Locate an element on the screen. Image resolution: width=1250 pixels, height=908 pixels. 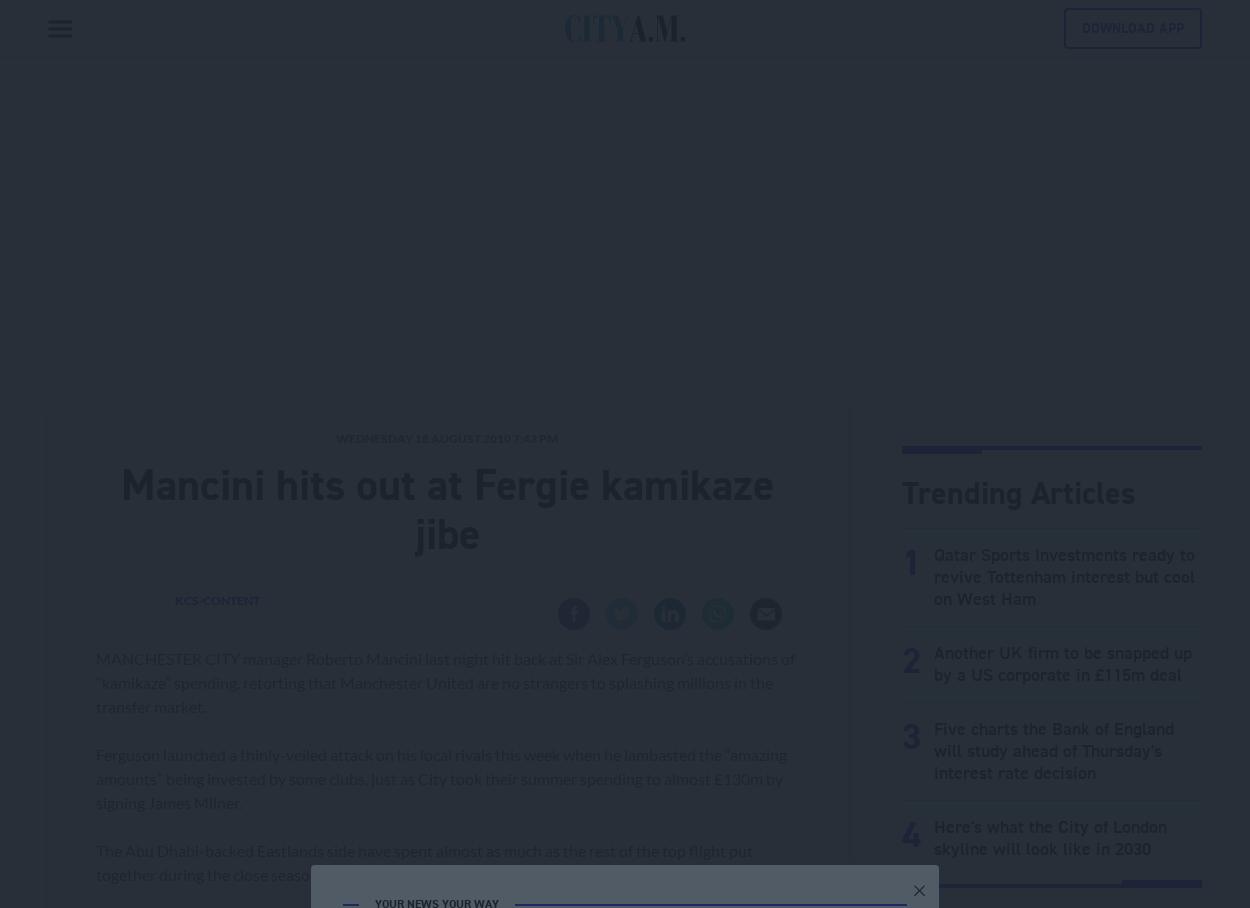
'Qatar Sports Investments ready to revive Tottenham interest but cool on West Ham' is located at coordinates (1063, 576).